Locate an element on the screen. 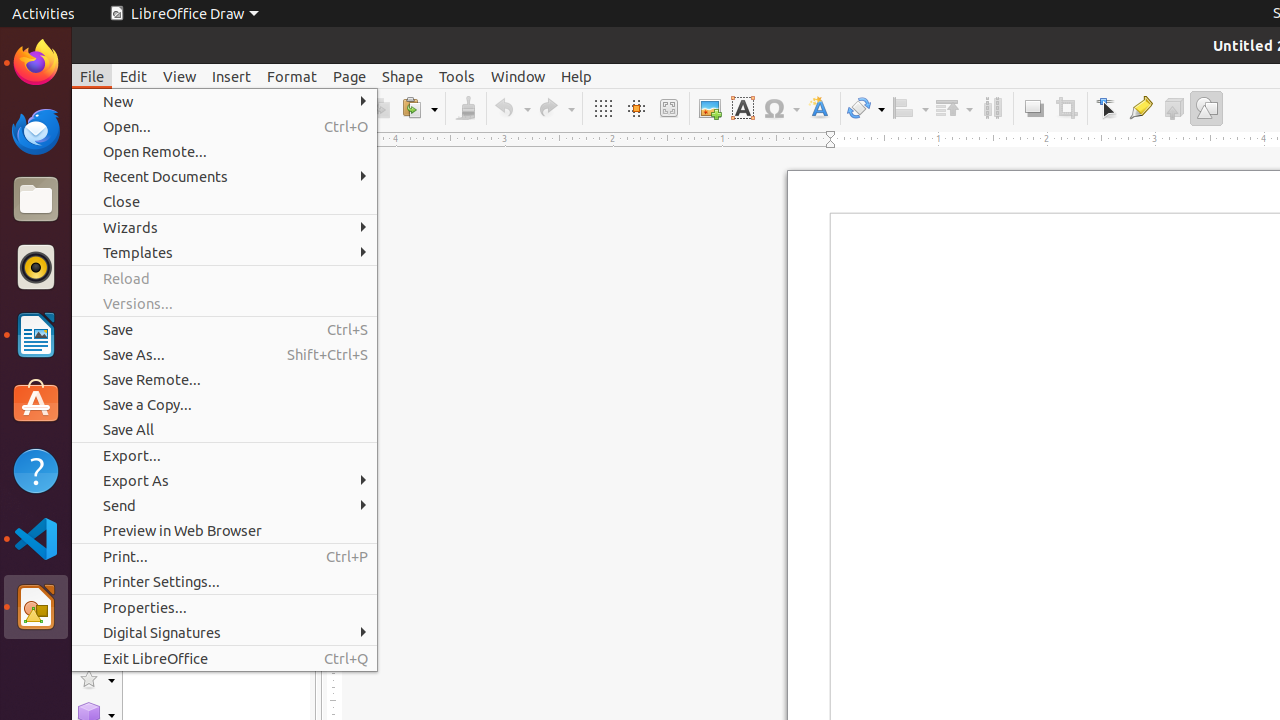 The image size is (1280, 720). 'Fontwork Style' is located at coordinates (819, 108).